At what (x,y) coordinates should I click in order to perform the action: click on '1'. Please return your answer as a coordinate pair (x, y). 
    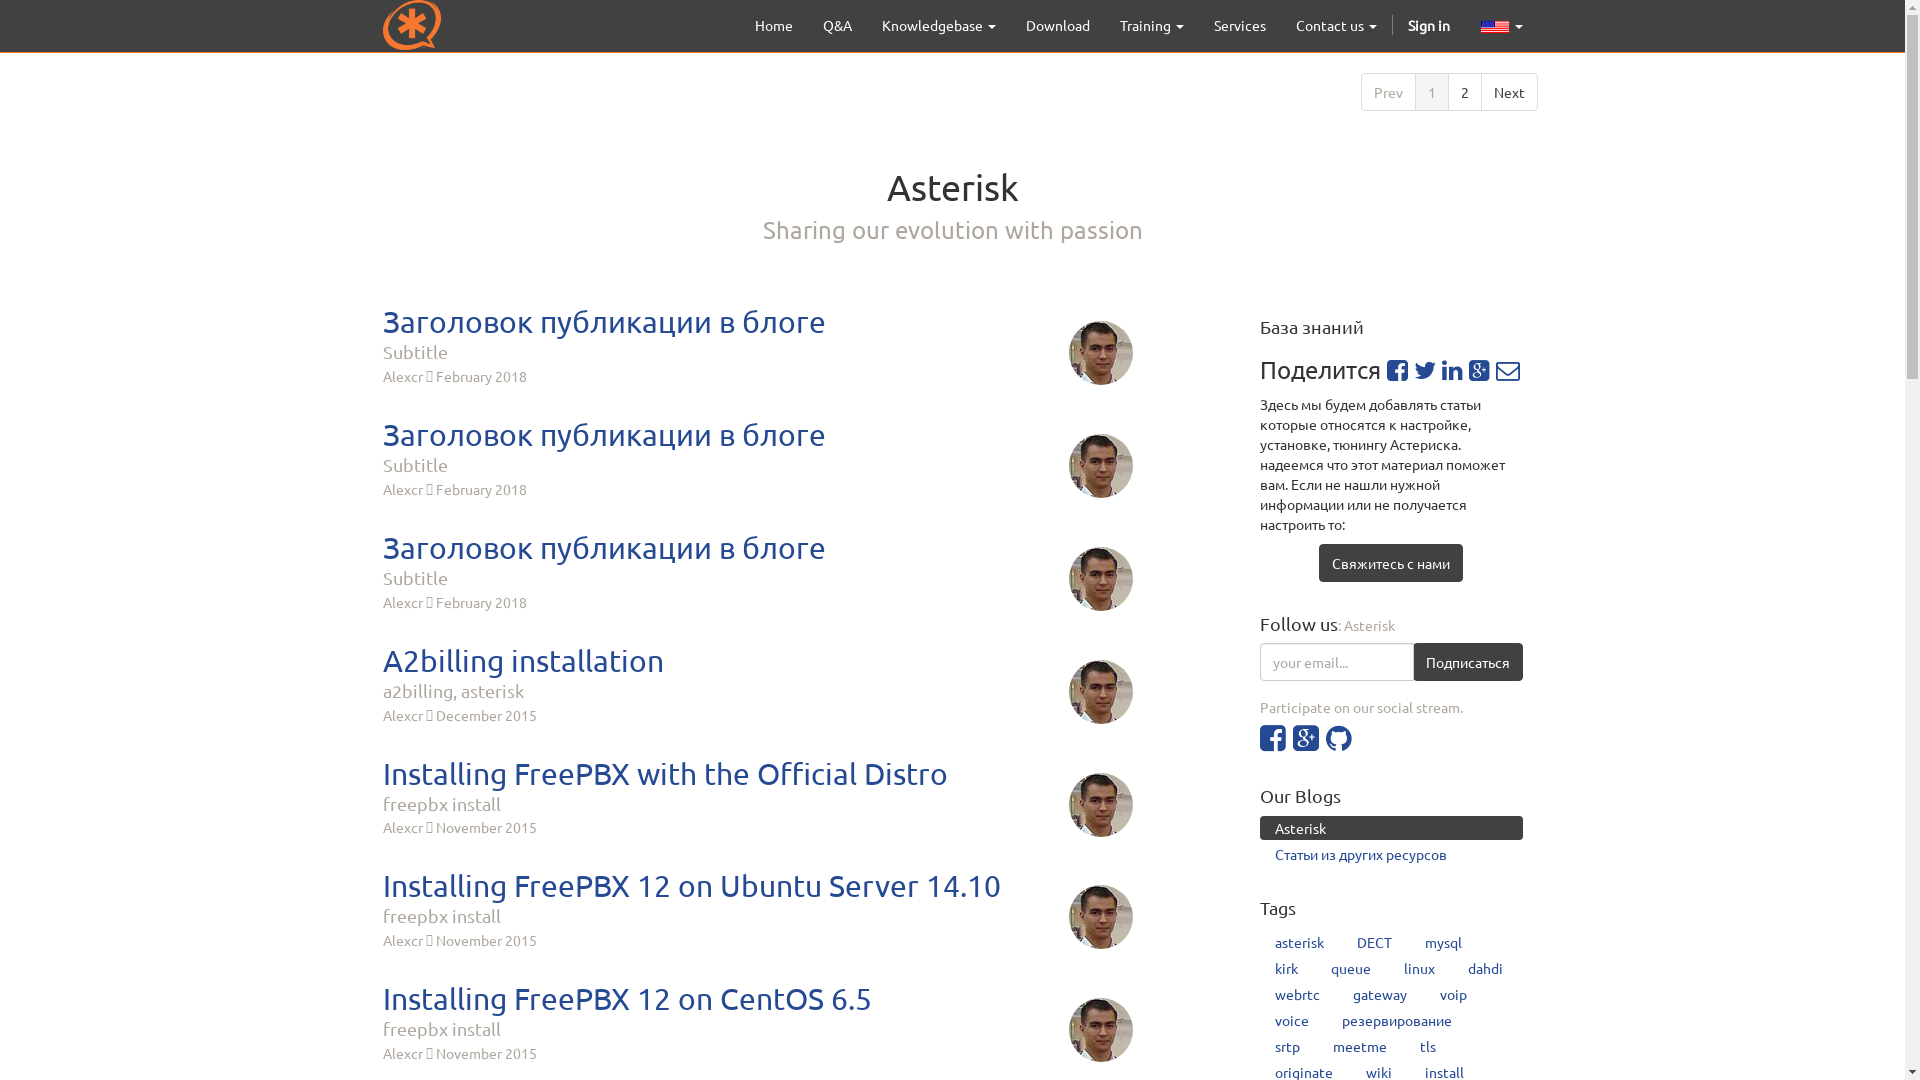
    Looking at the image, I should click on (1429, 92).